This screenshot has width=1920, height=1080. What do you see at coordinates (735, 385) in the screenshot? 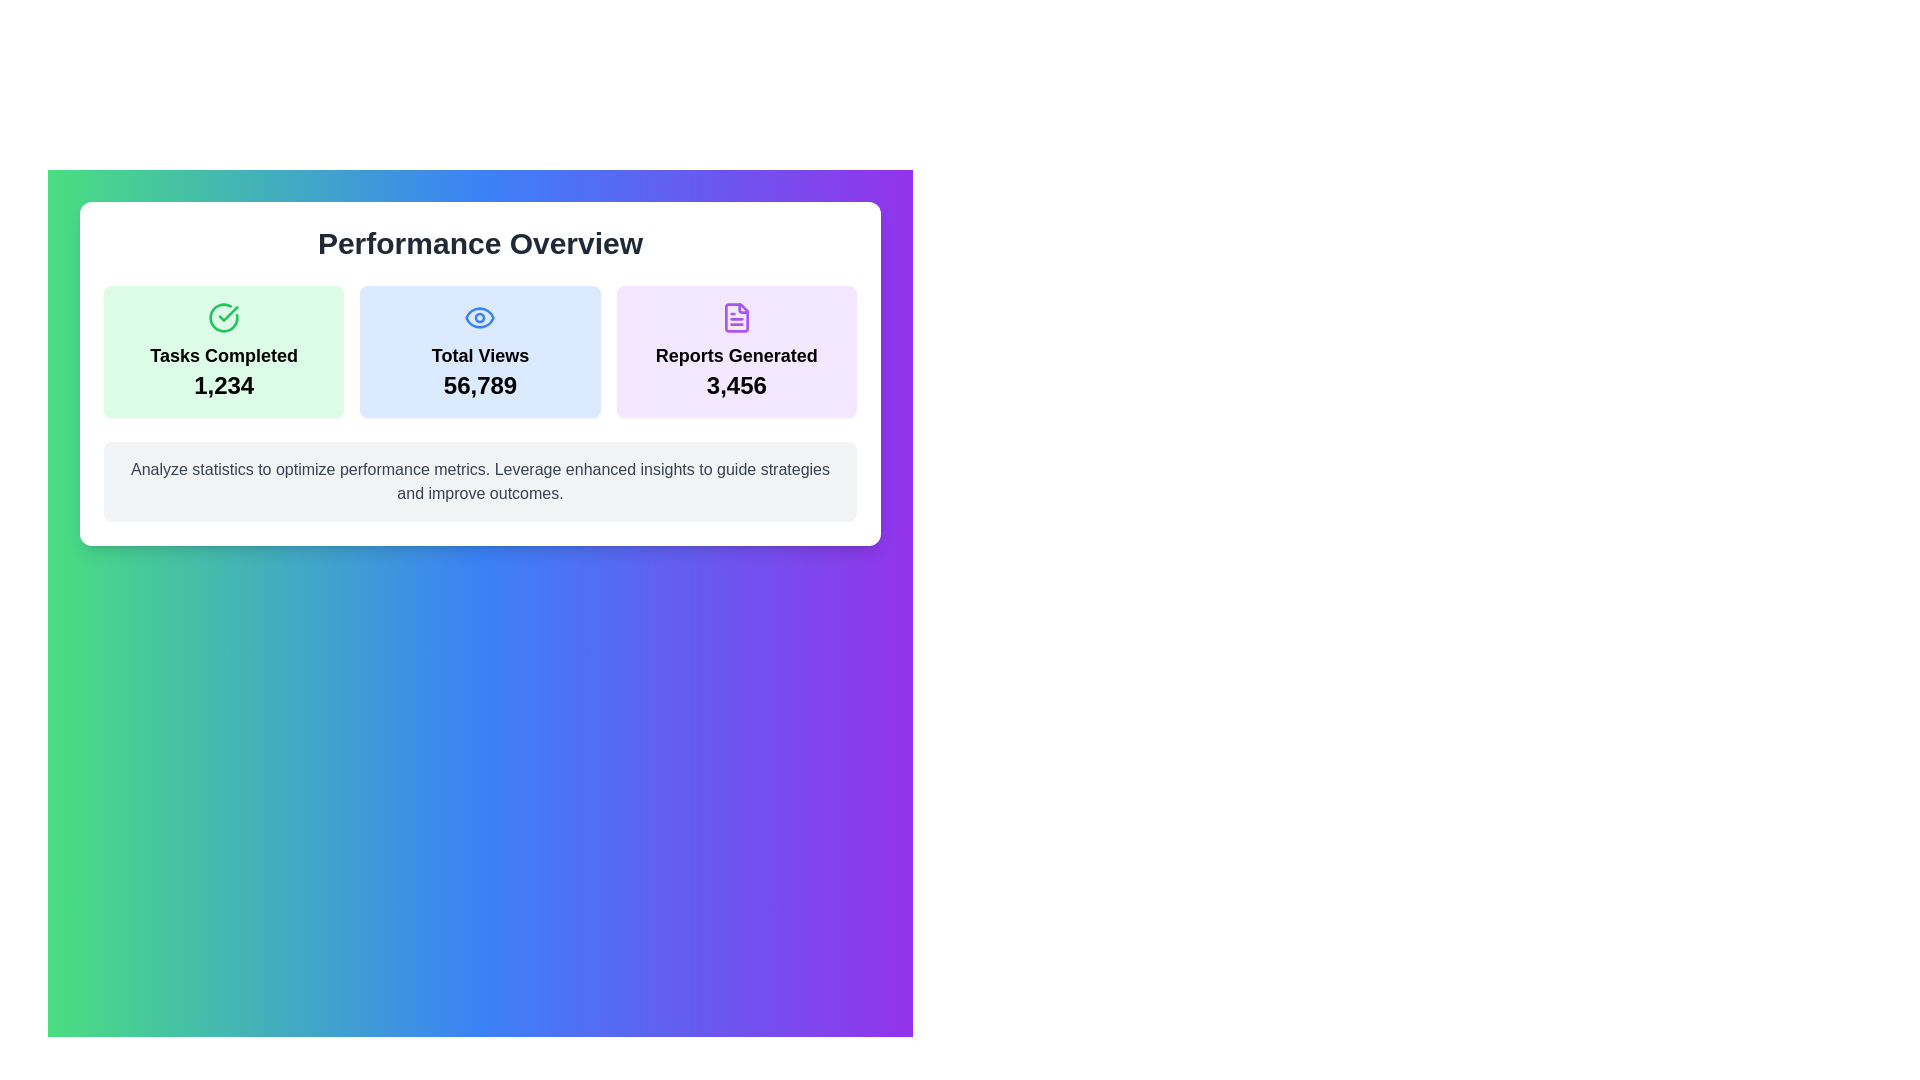
I see `the displayed value of the text label indicating the total number of reports generated, which is centrally located in the rightmost card of a three-card layout, underneath the text 'Reports Generated'` at bounding box center [735, 385].